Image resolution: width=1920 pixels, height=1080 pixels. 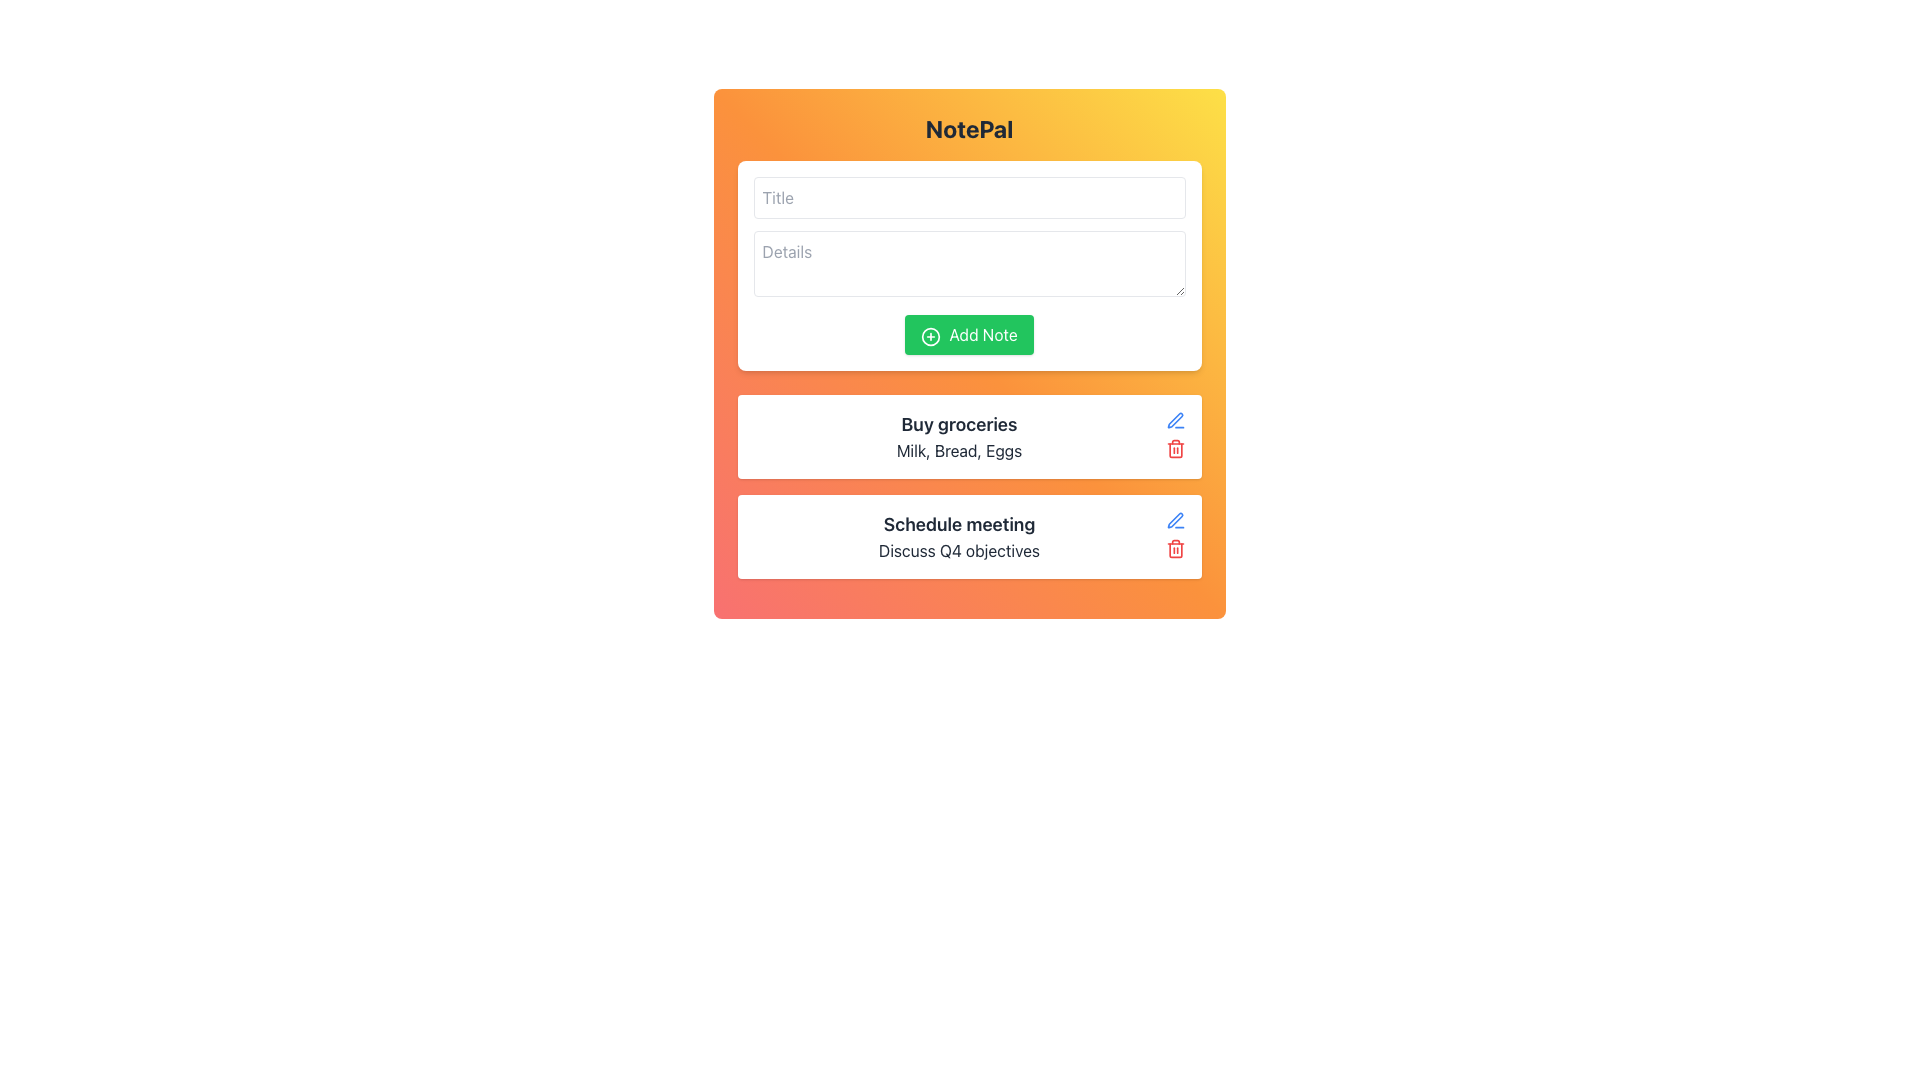 I want to click on the Icon that visually reinforces the 'Add Note' button, located at the left end of the button, centered below the 'Details' text area, so click(x=930, y=335).